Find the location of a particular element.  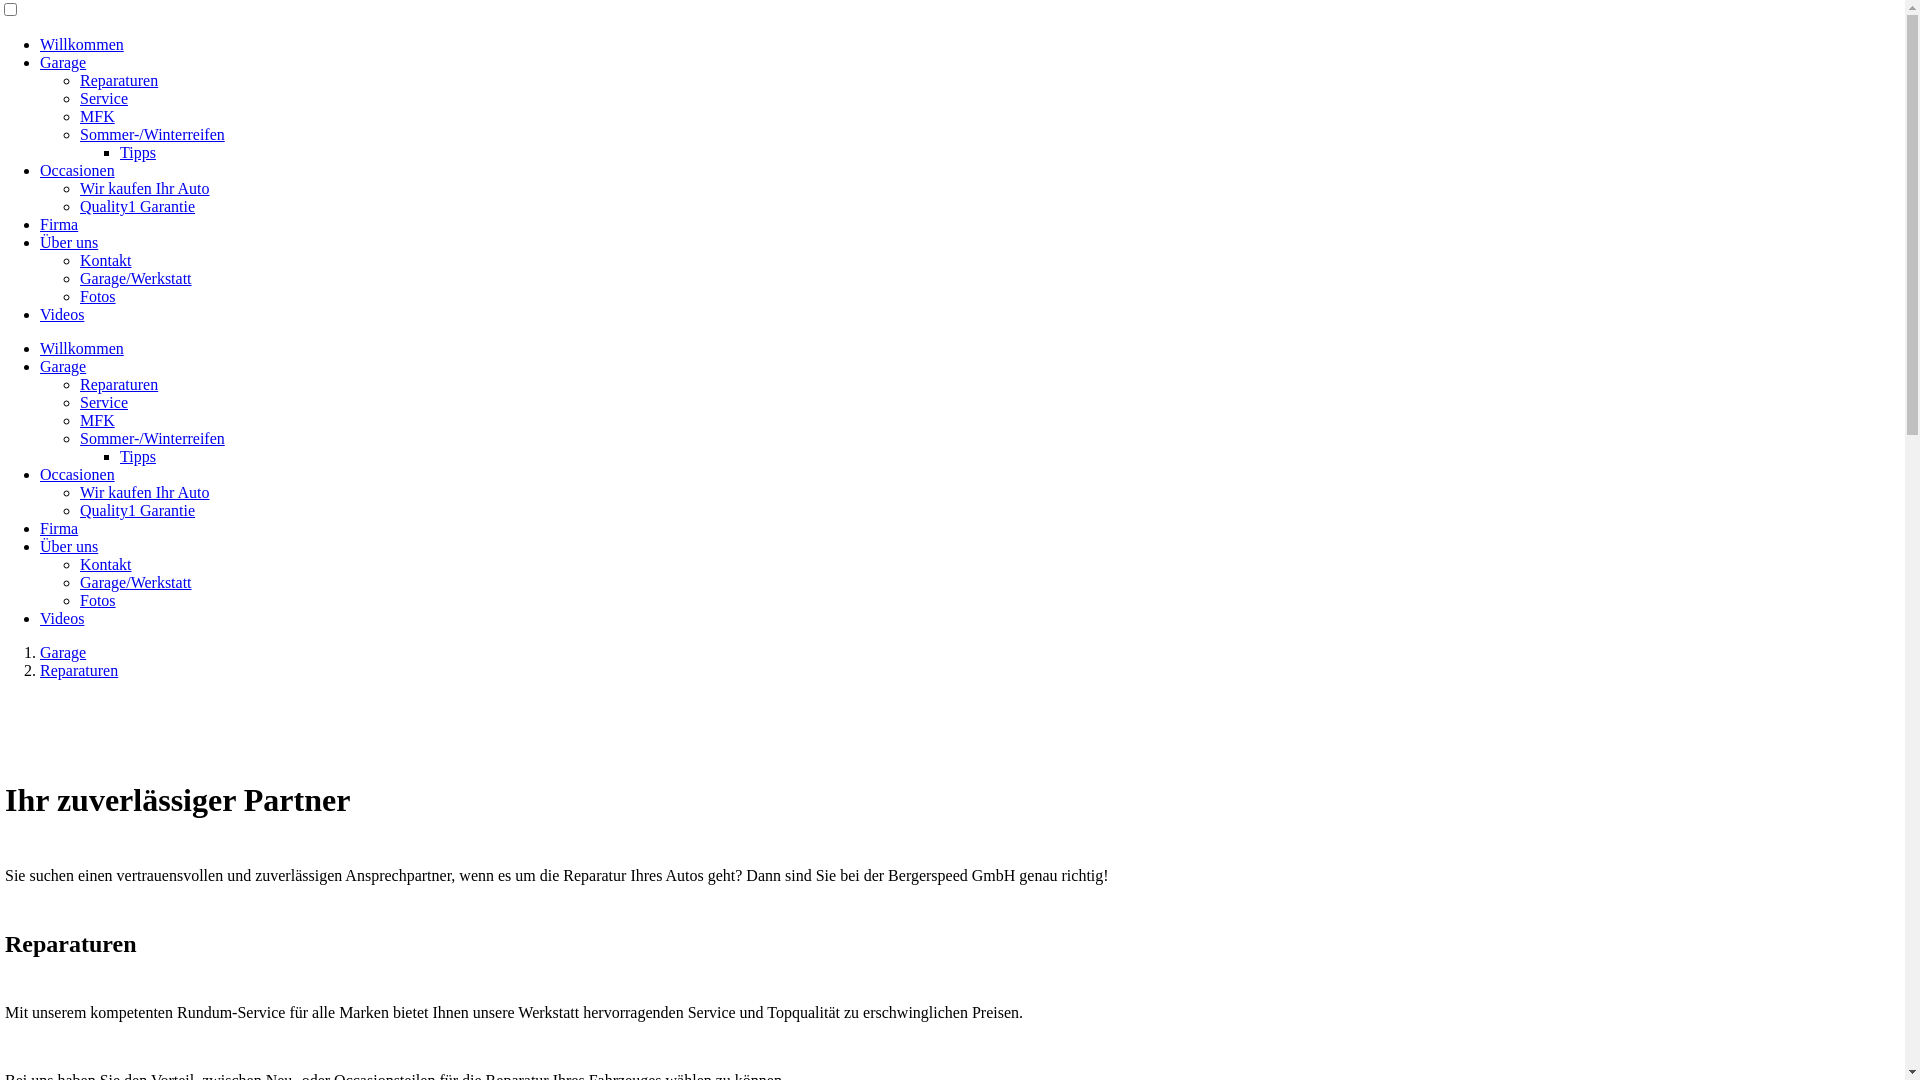

'Willkommen' is located at coordinates (39, 347).